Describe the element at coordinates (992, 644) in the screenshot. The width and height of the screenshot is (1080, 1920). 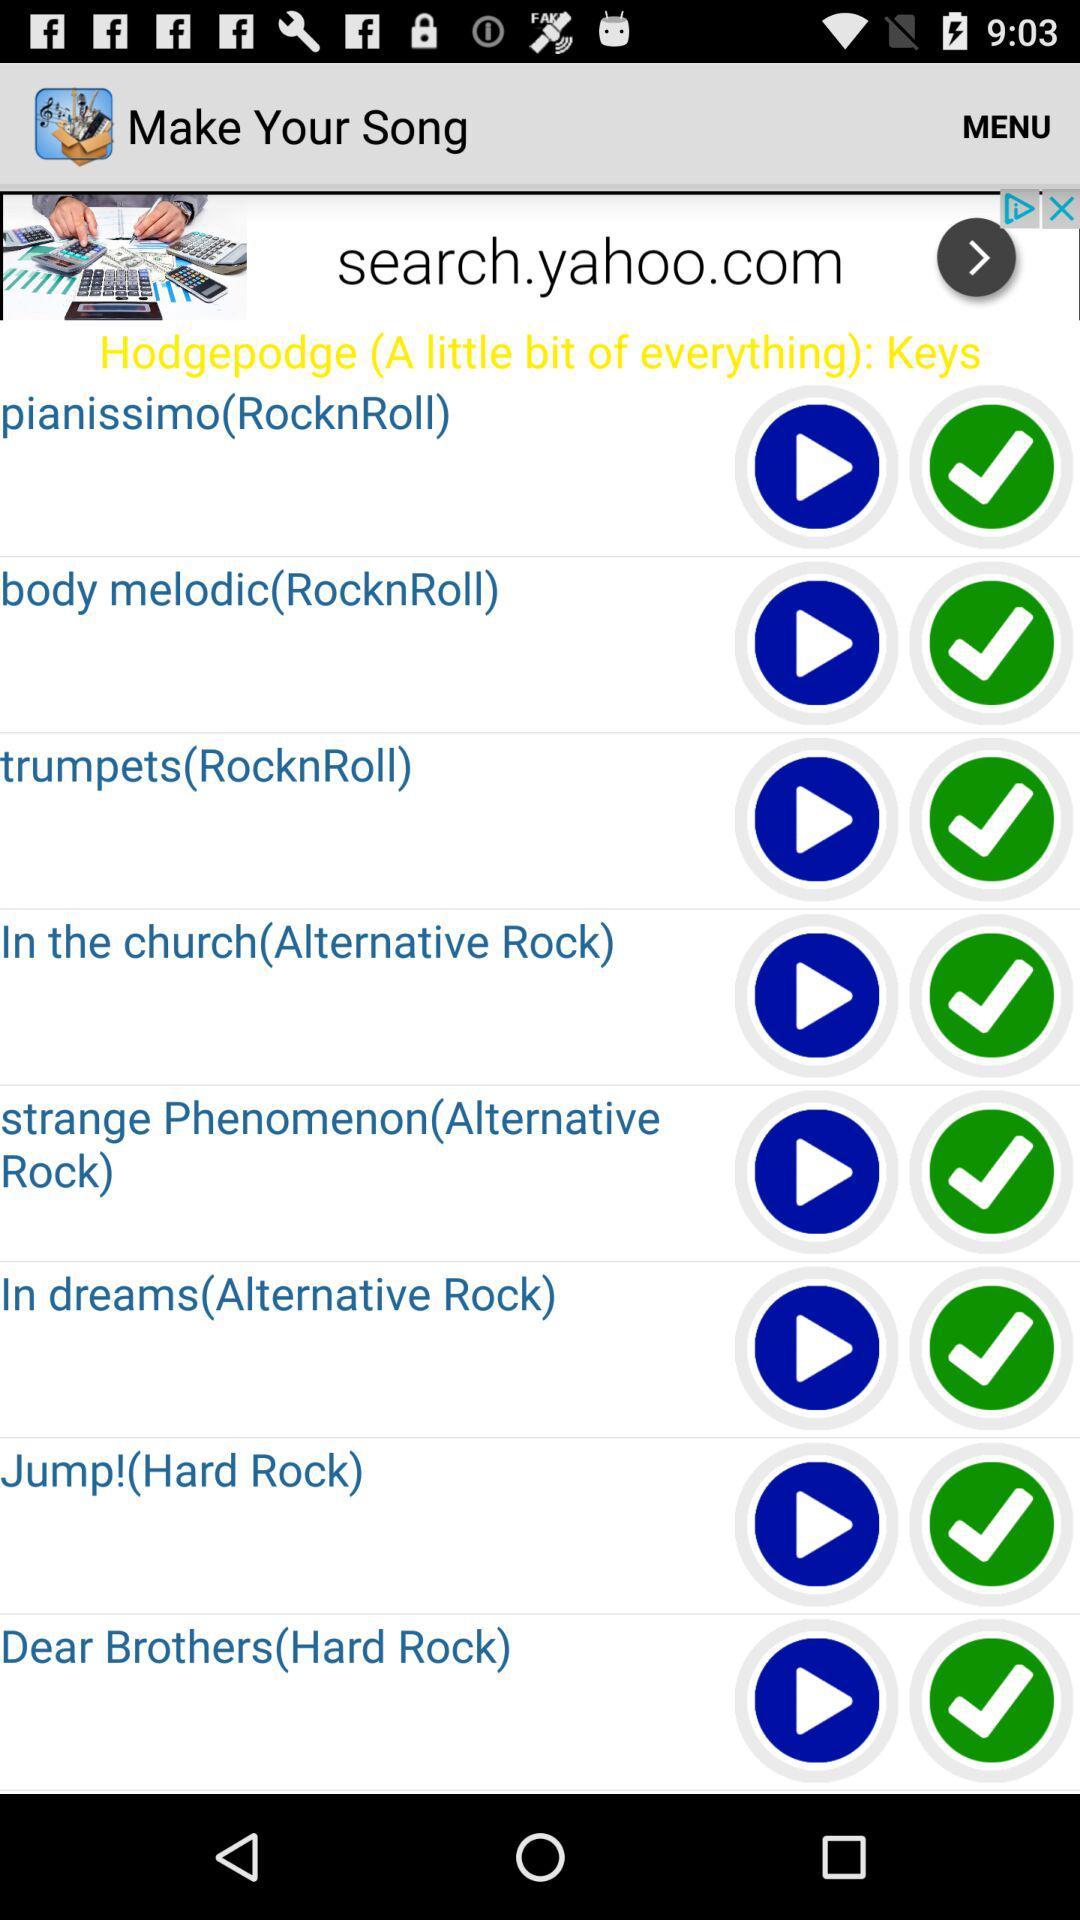
I see `finish icon` at that location.